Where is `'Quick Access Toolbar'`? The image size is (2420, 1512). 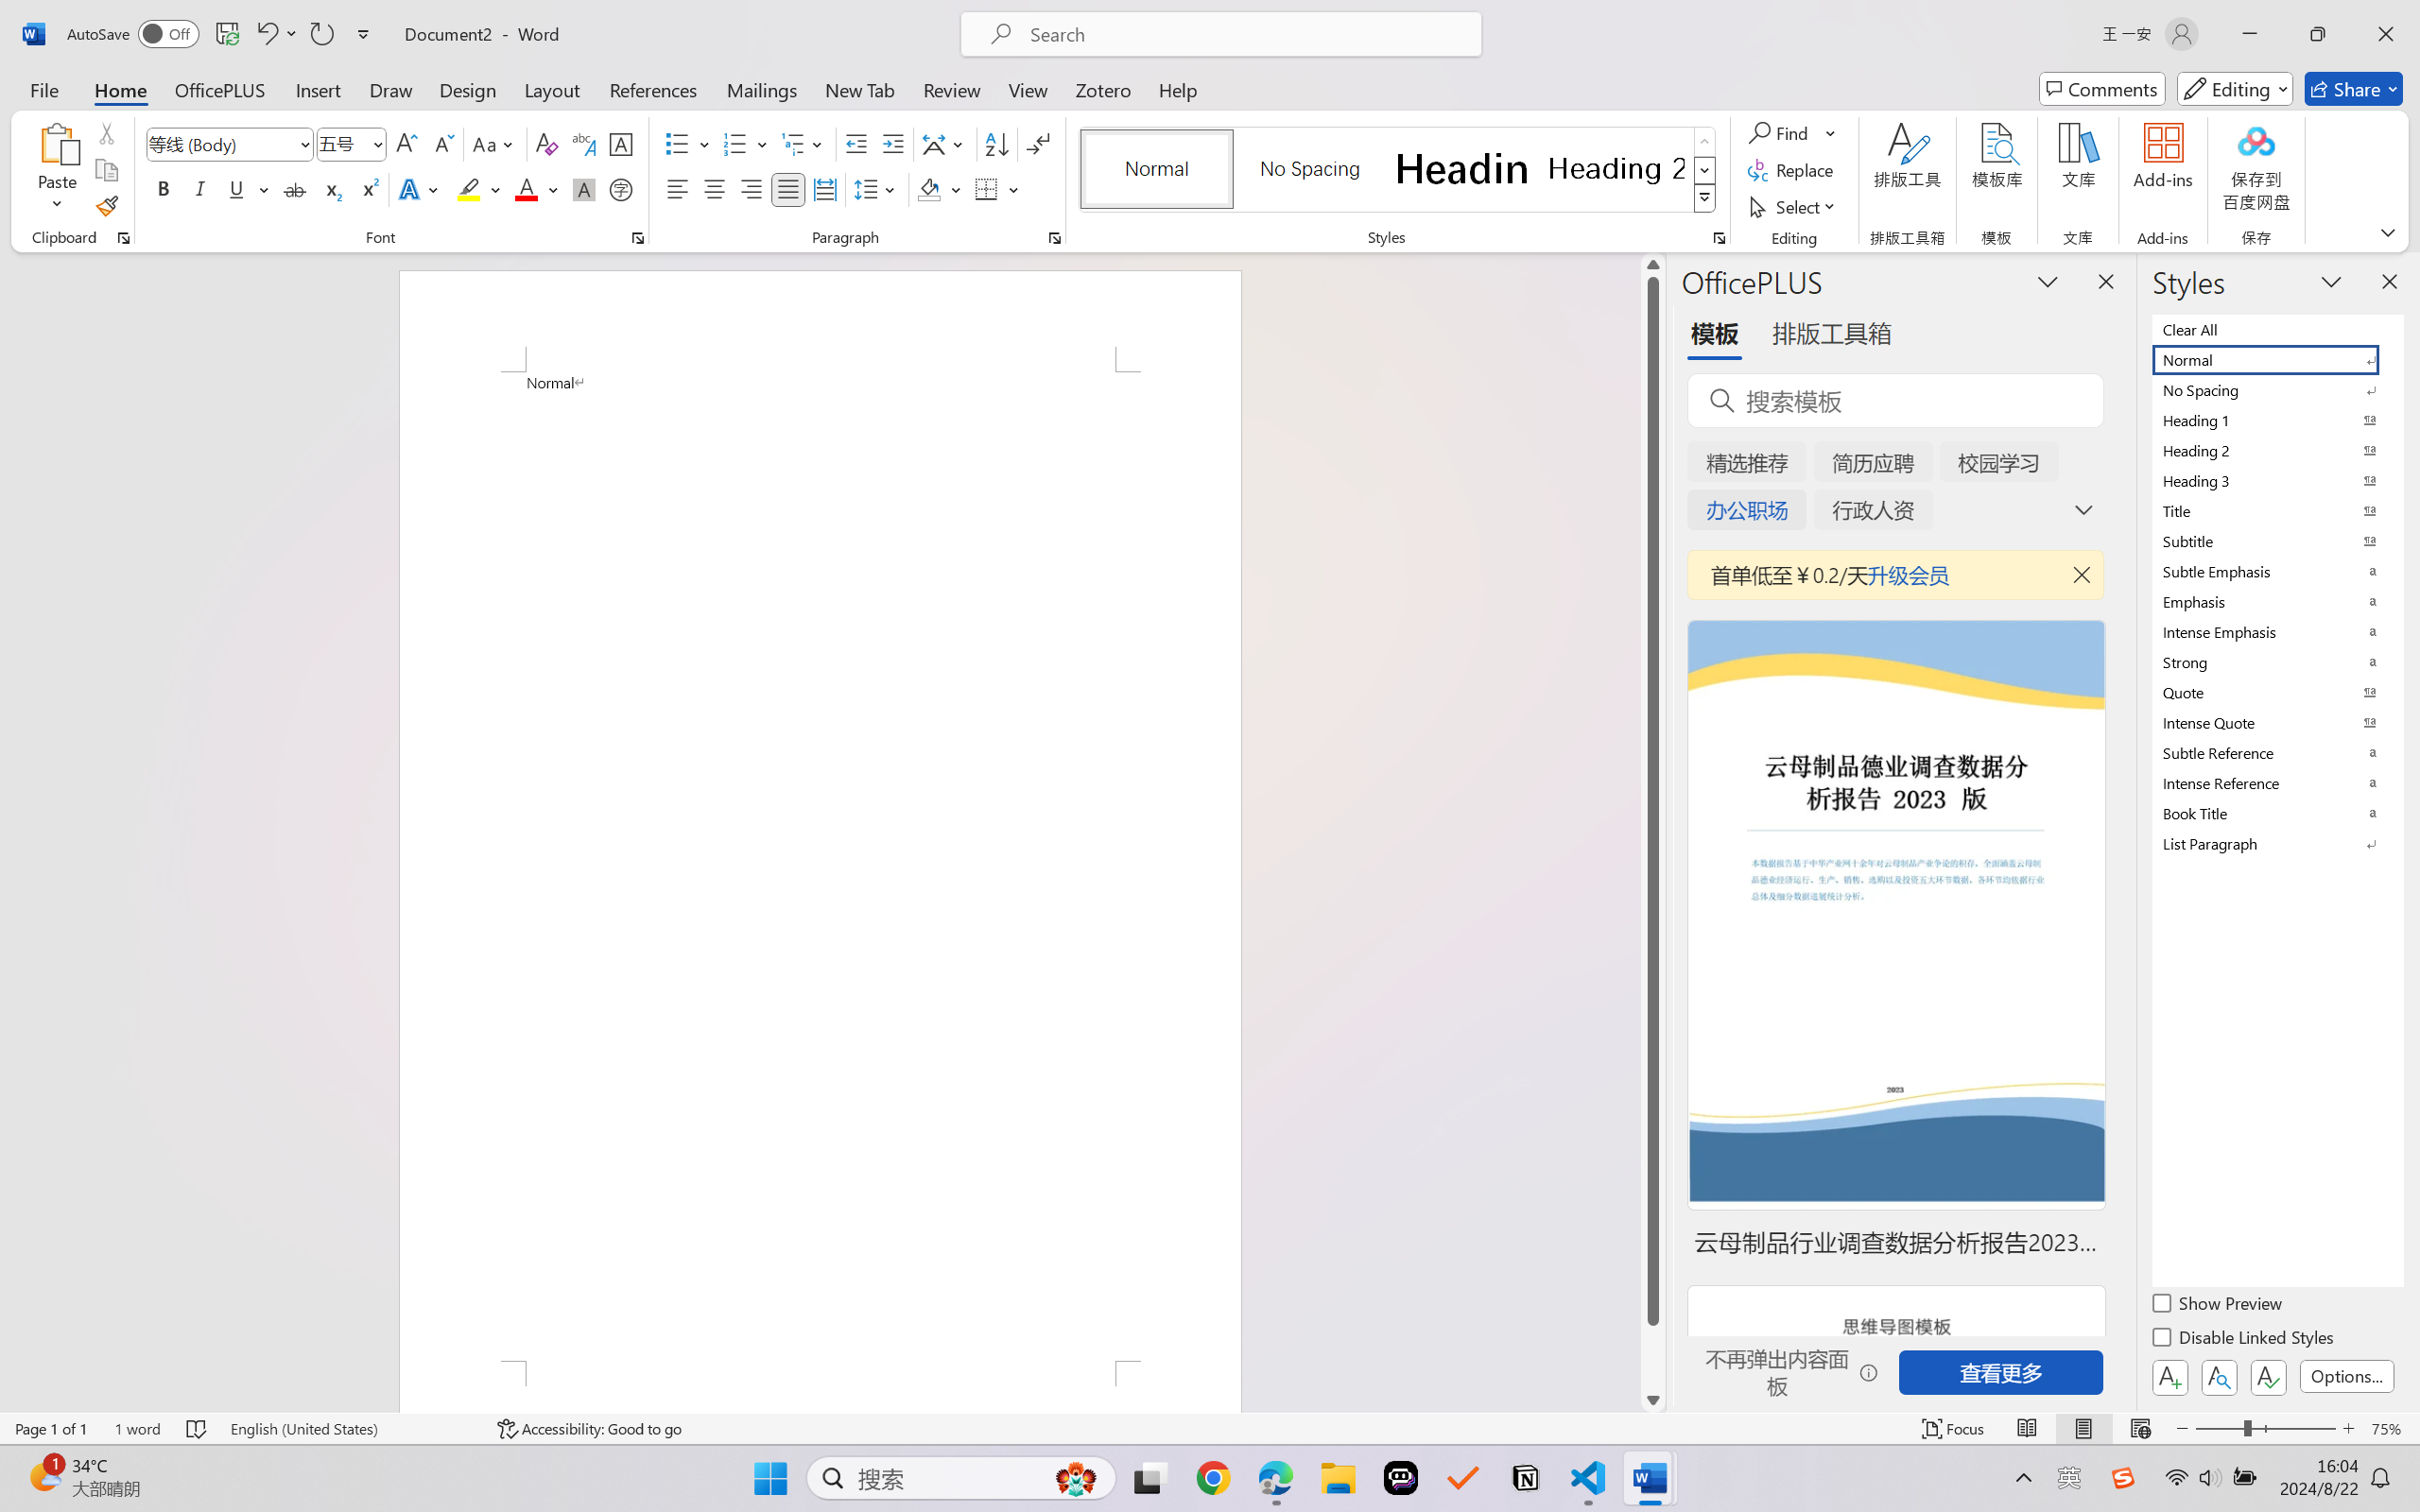 'Quick Access Toolbar' is located at coordinates (222, 33).